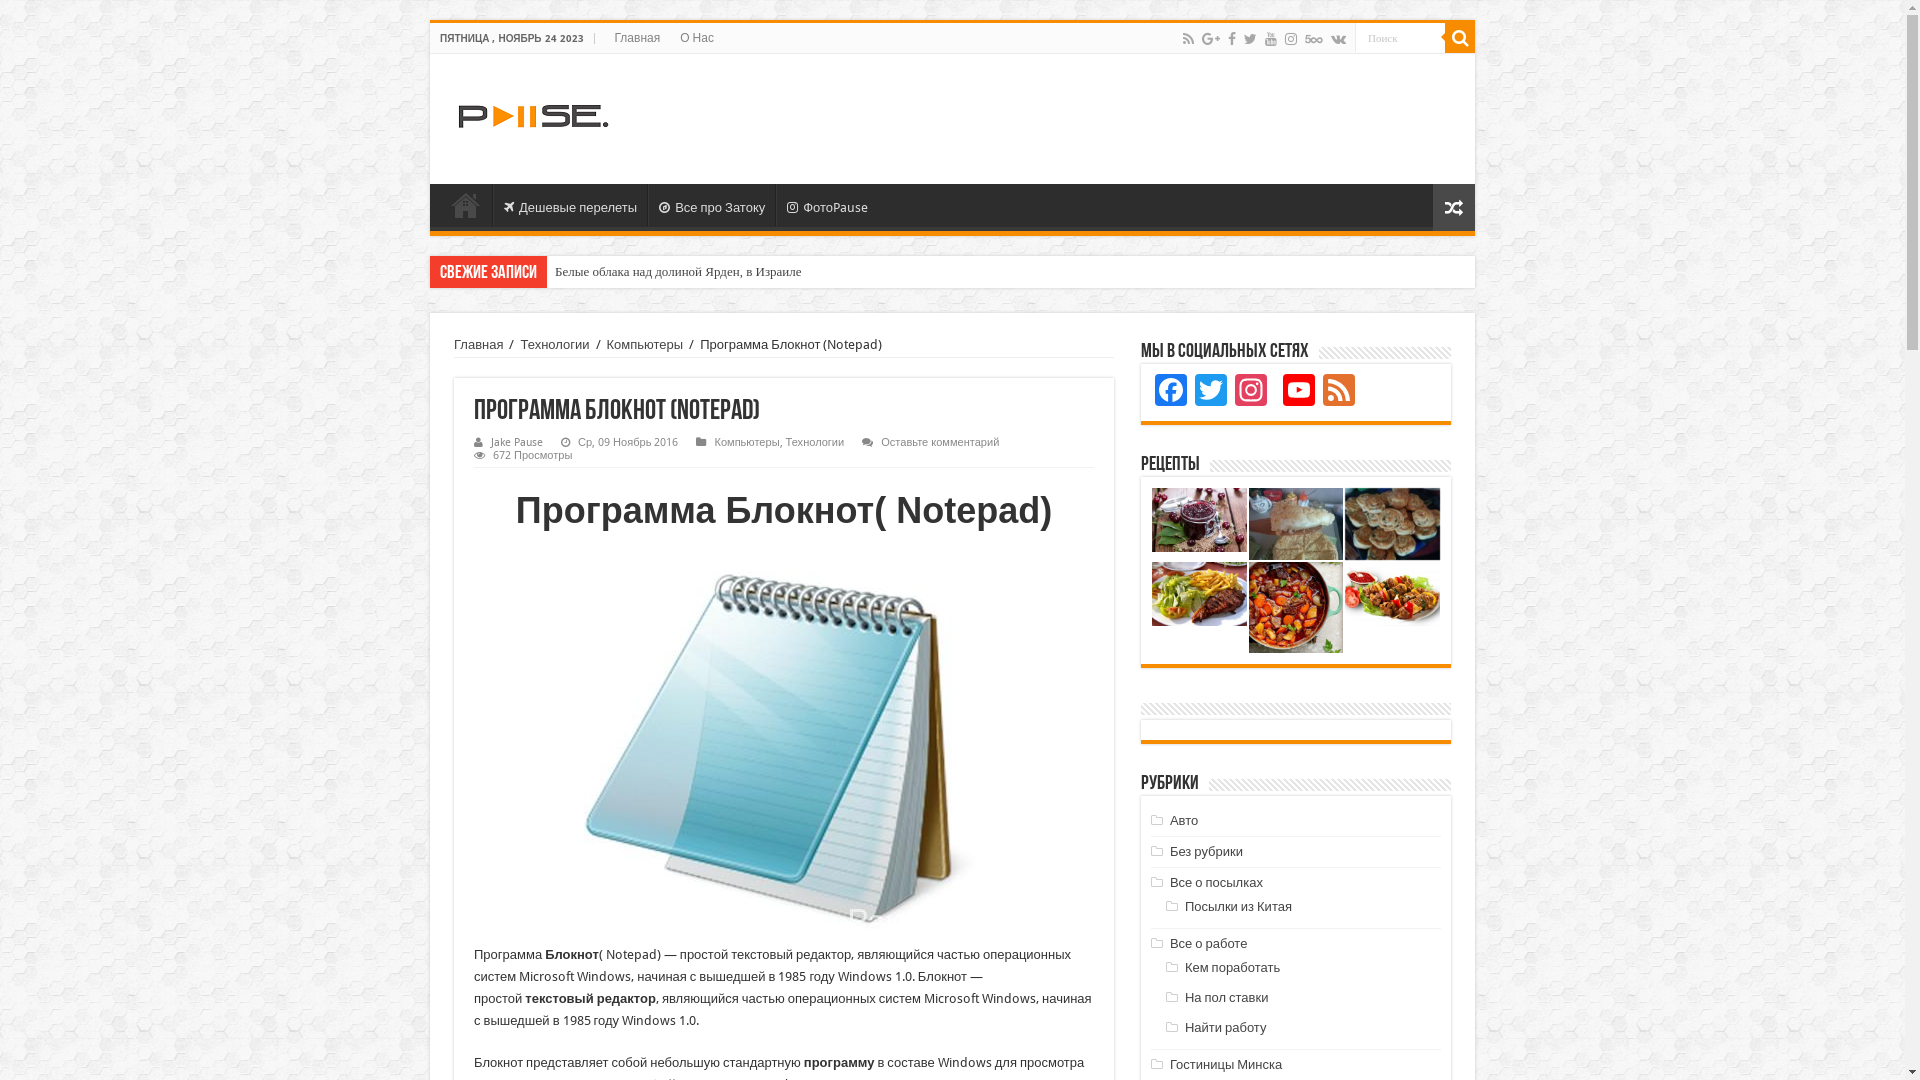 This screenshot has width=1920, height=1080. What do you see at coordinates (517, 441) in the screenshot?
I see `'Jake Pause'` at bounding box center [517, 441].